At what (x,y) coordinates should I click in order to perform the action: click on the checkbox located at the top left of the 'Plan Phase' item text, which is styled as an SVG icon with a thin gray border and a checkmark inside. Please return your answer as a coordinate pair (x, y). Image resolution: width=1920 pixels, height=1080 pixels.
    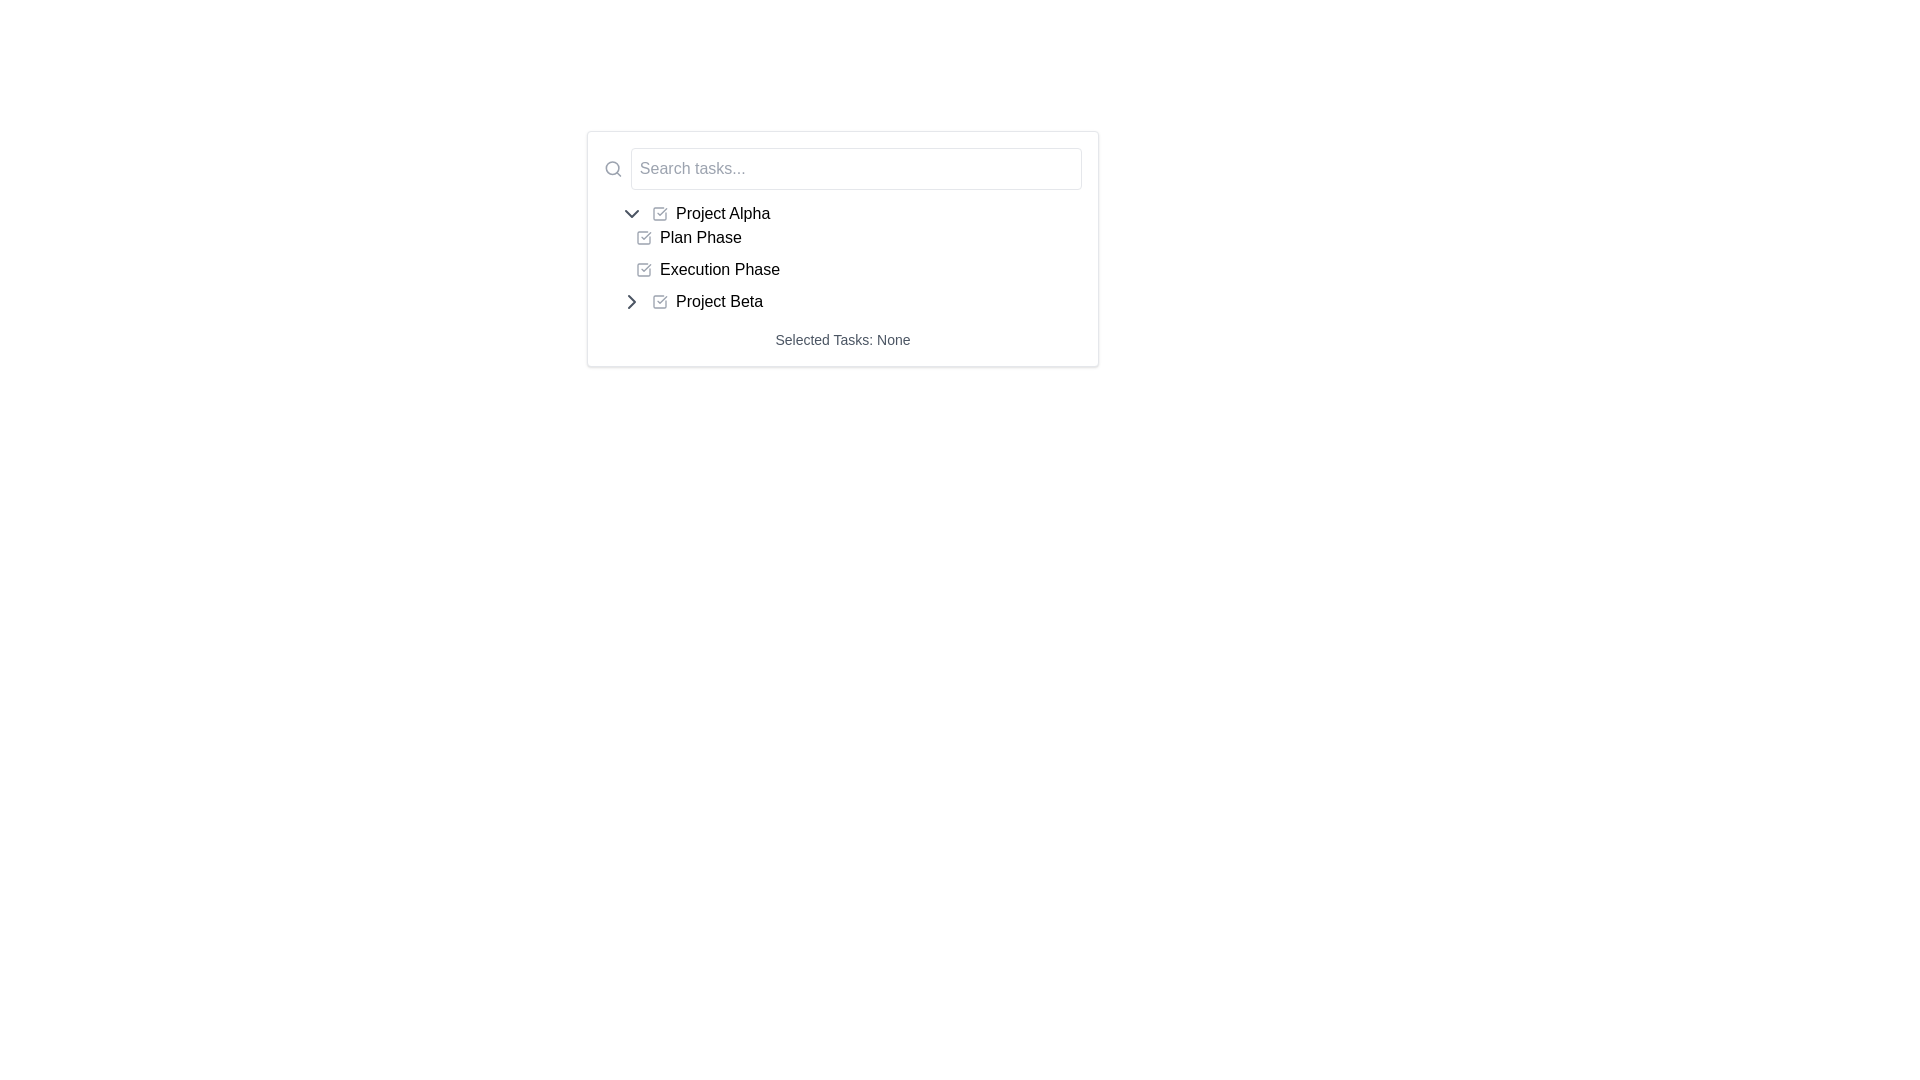
    Looking at the image, I should click on (643, 237).